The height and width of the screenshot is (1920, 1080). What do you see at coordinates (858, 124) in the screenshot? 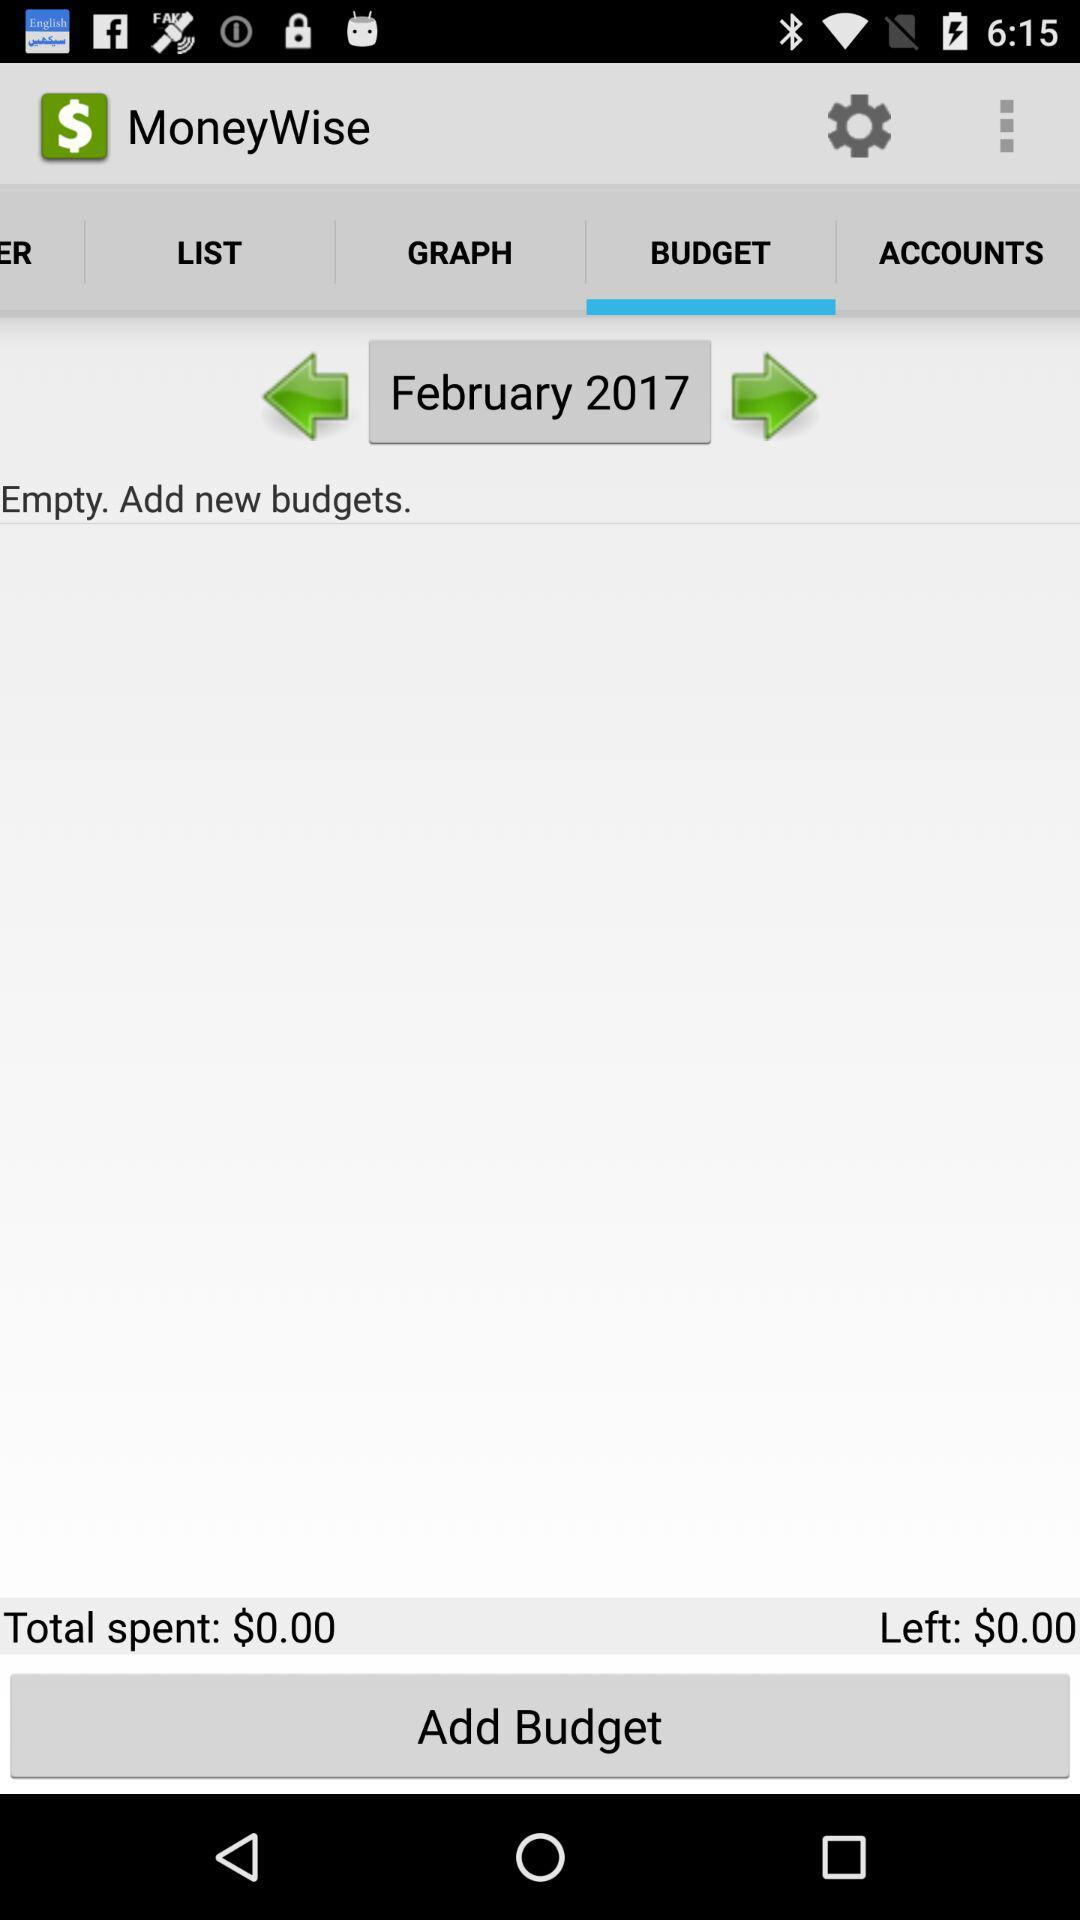
I see `item next to moneywise` at bounding box center [858, 124].